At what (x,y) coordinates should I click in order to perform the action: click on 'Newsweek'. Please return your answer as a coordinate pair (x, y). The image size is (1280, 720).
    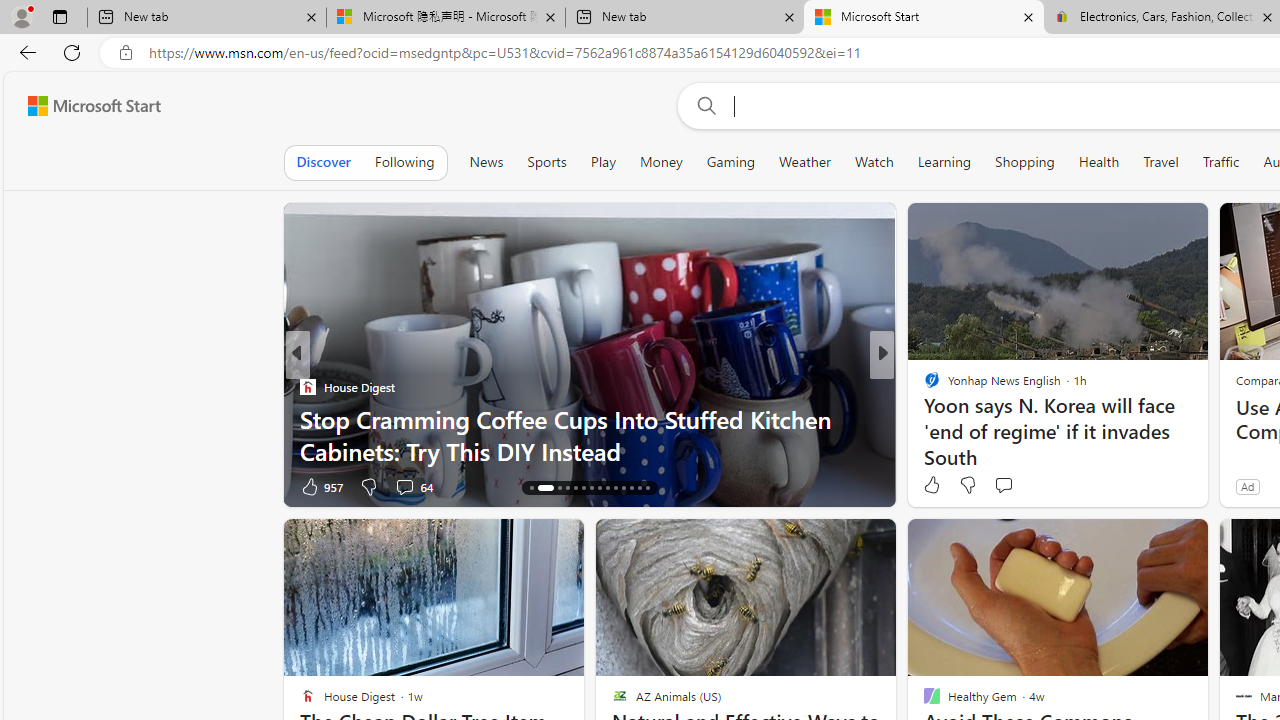
    Looking at the image, I should click on (922, 387).